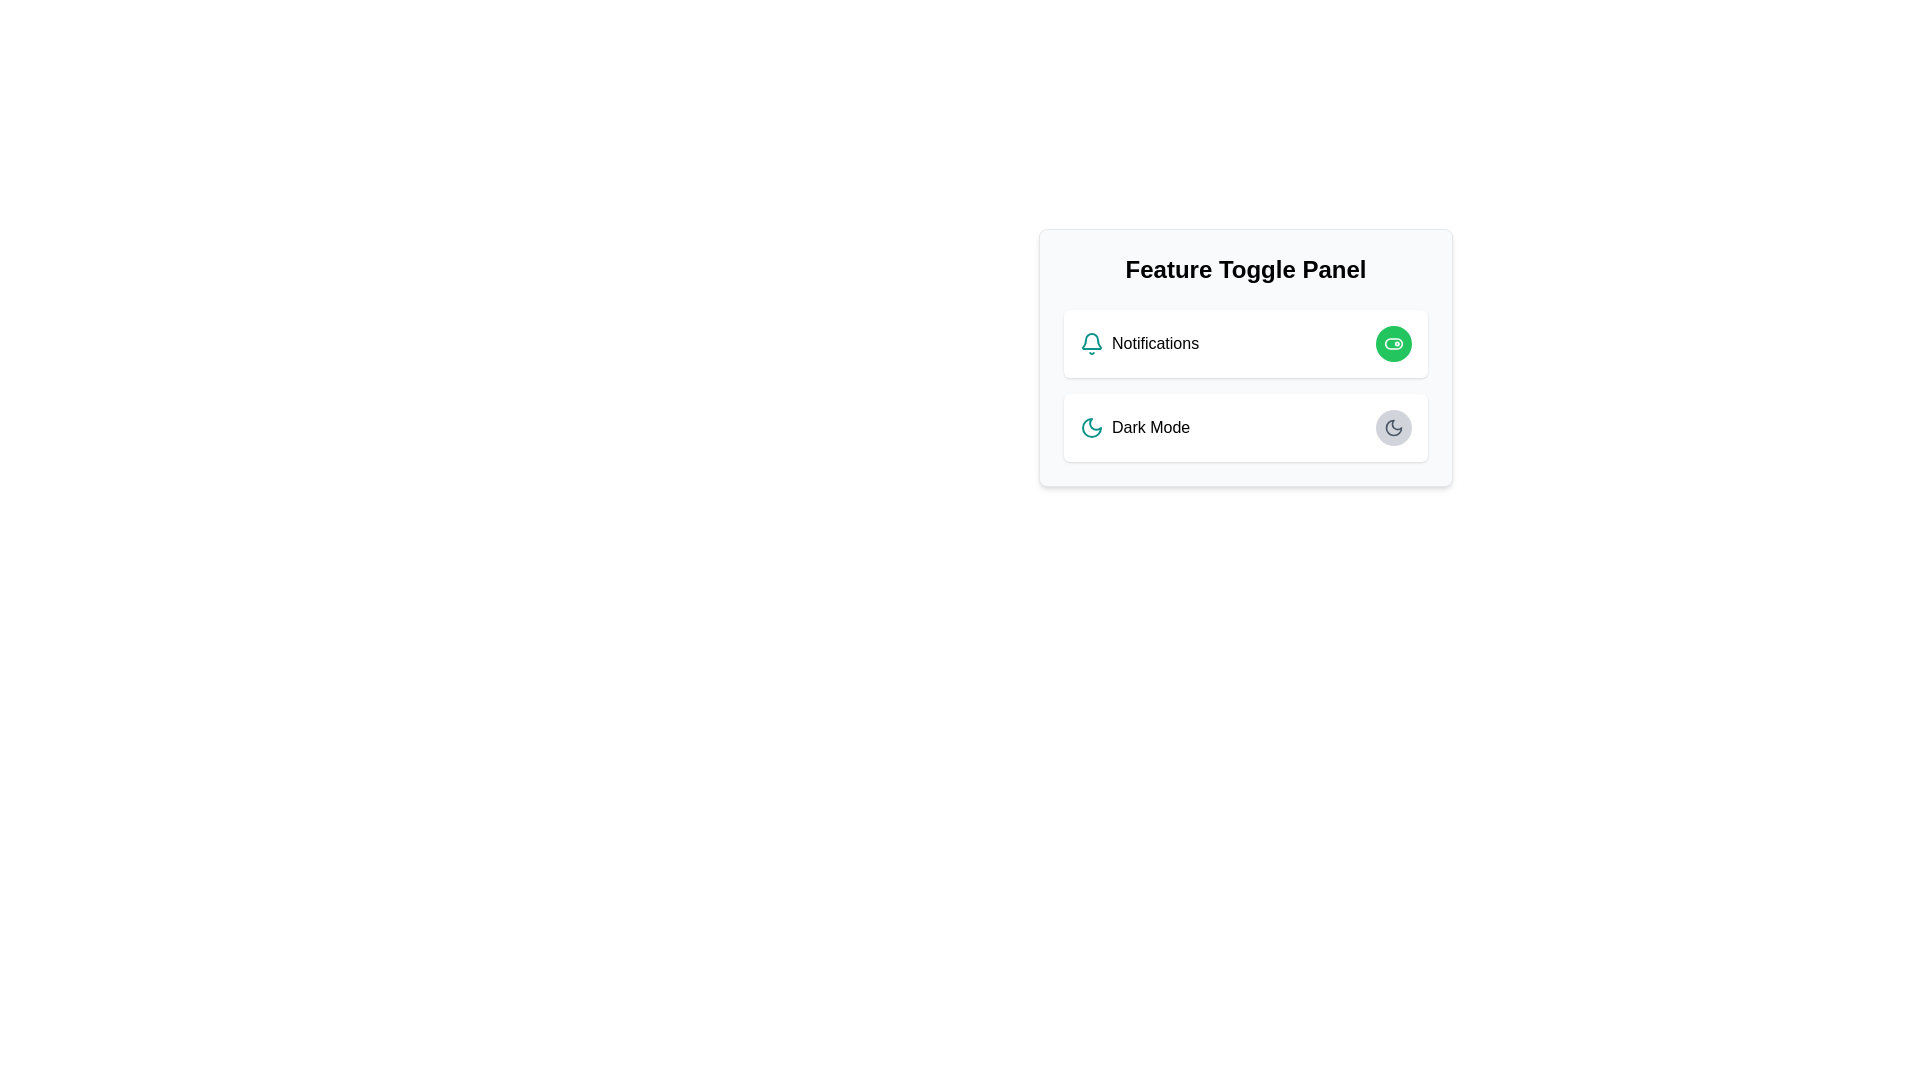 This screenshot has height=1080, width=1920. What do you see at coordinates (1090, 340) in the screenshot?
I see `the bell icon with a teal-colored outline in the Notifications section` at bounding box center [1090, 340].